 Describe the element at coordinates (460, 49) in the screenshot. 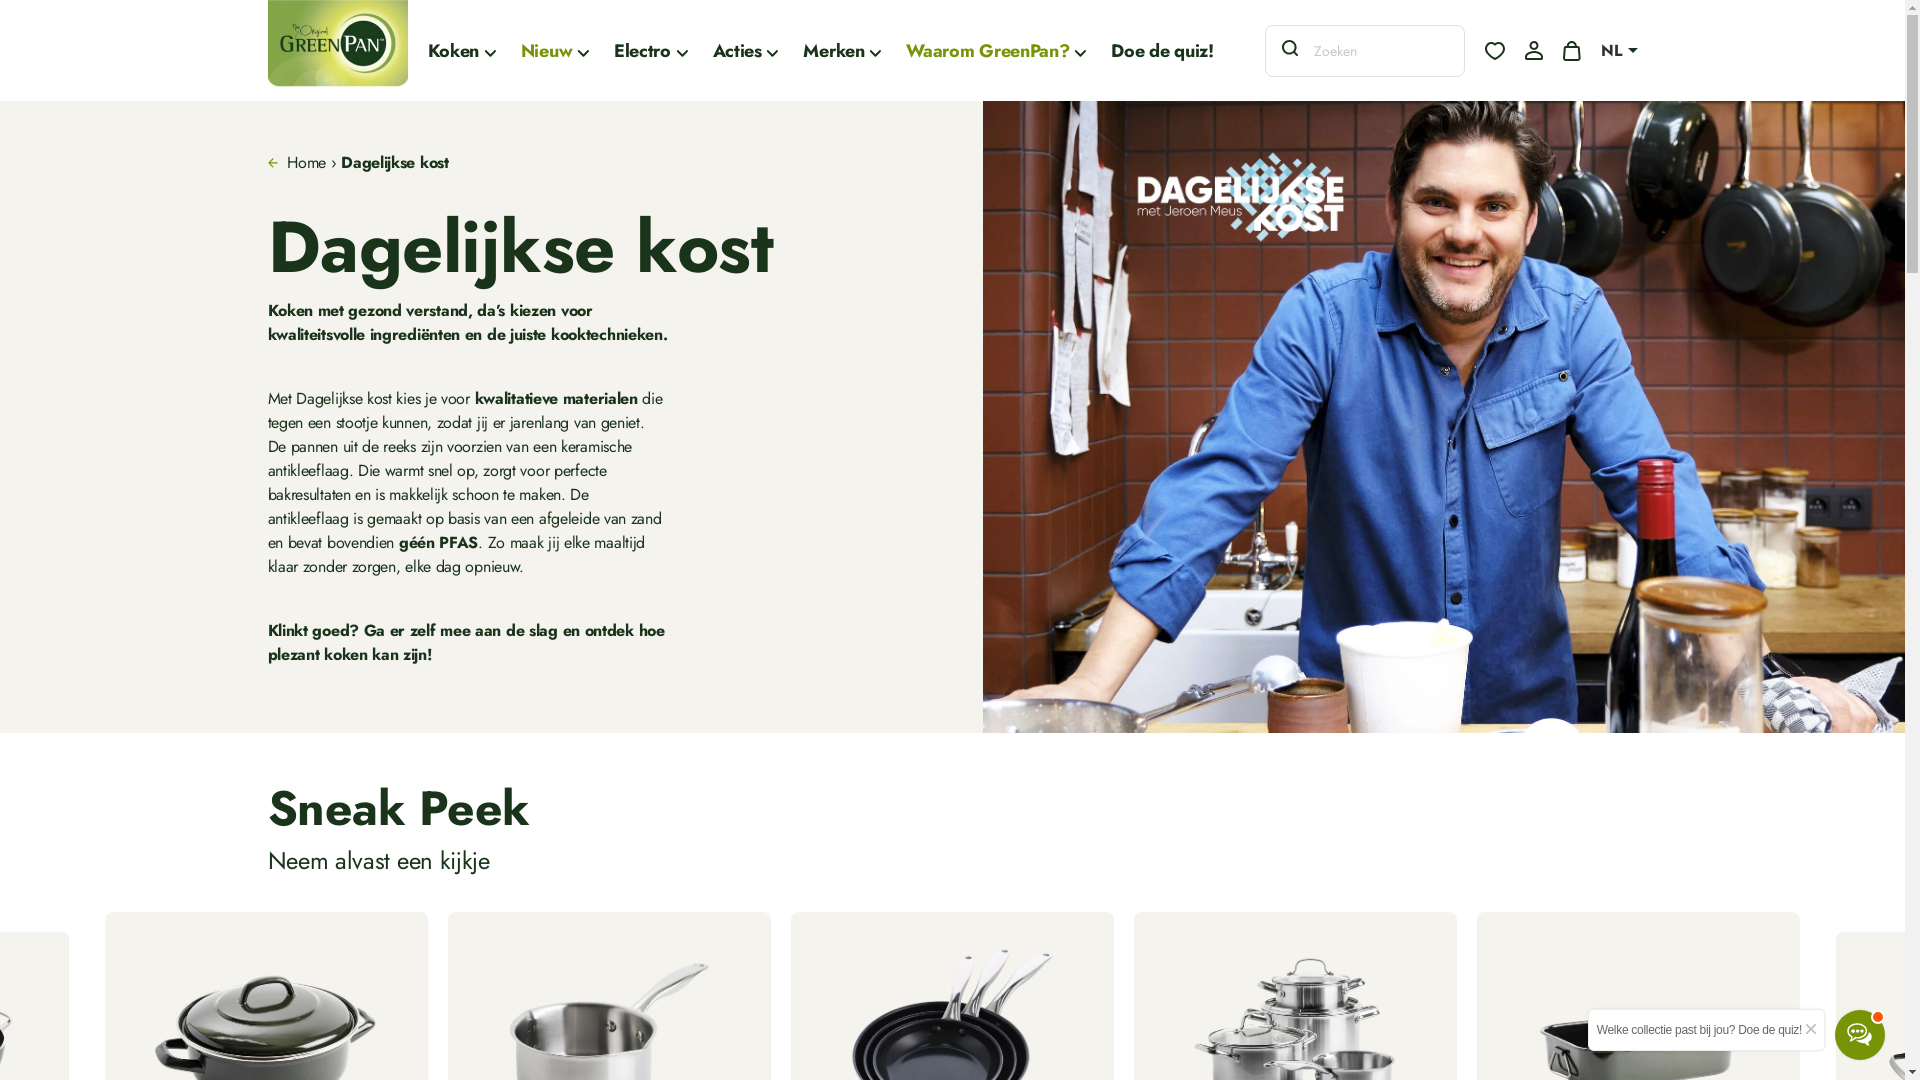

I see `'Koken'` at that location.